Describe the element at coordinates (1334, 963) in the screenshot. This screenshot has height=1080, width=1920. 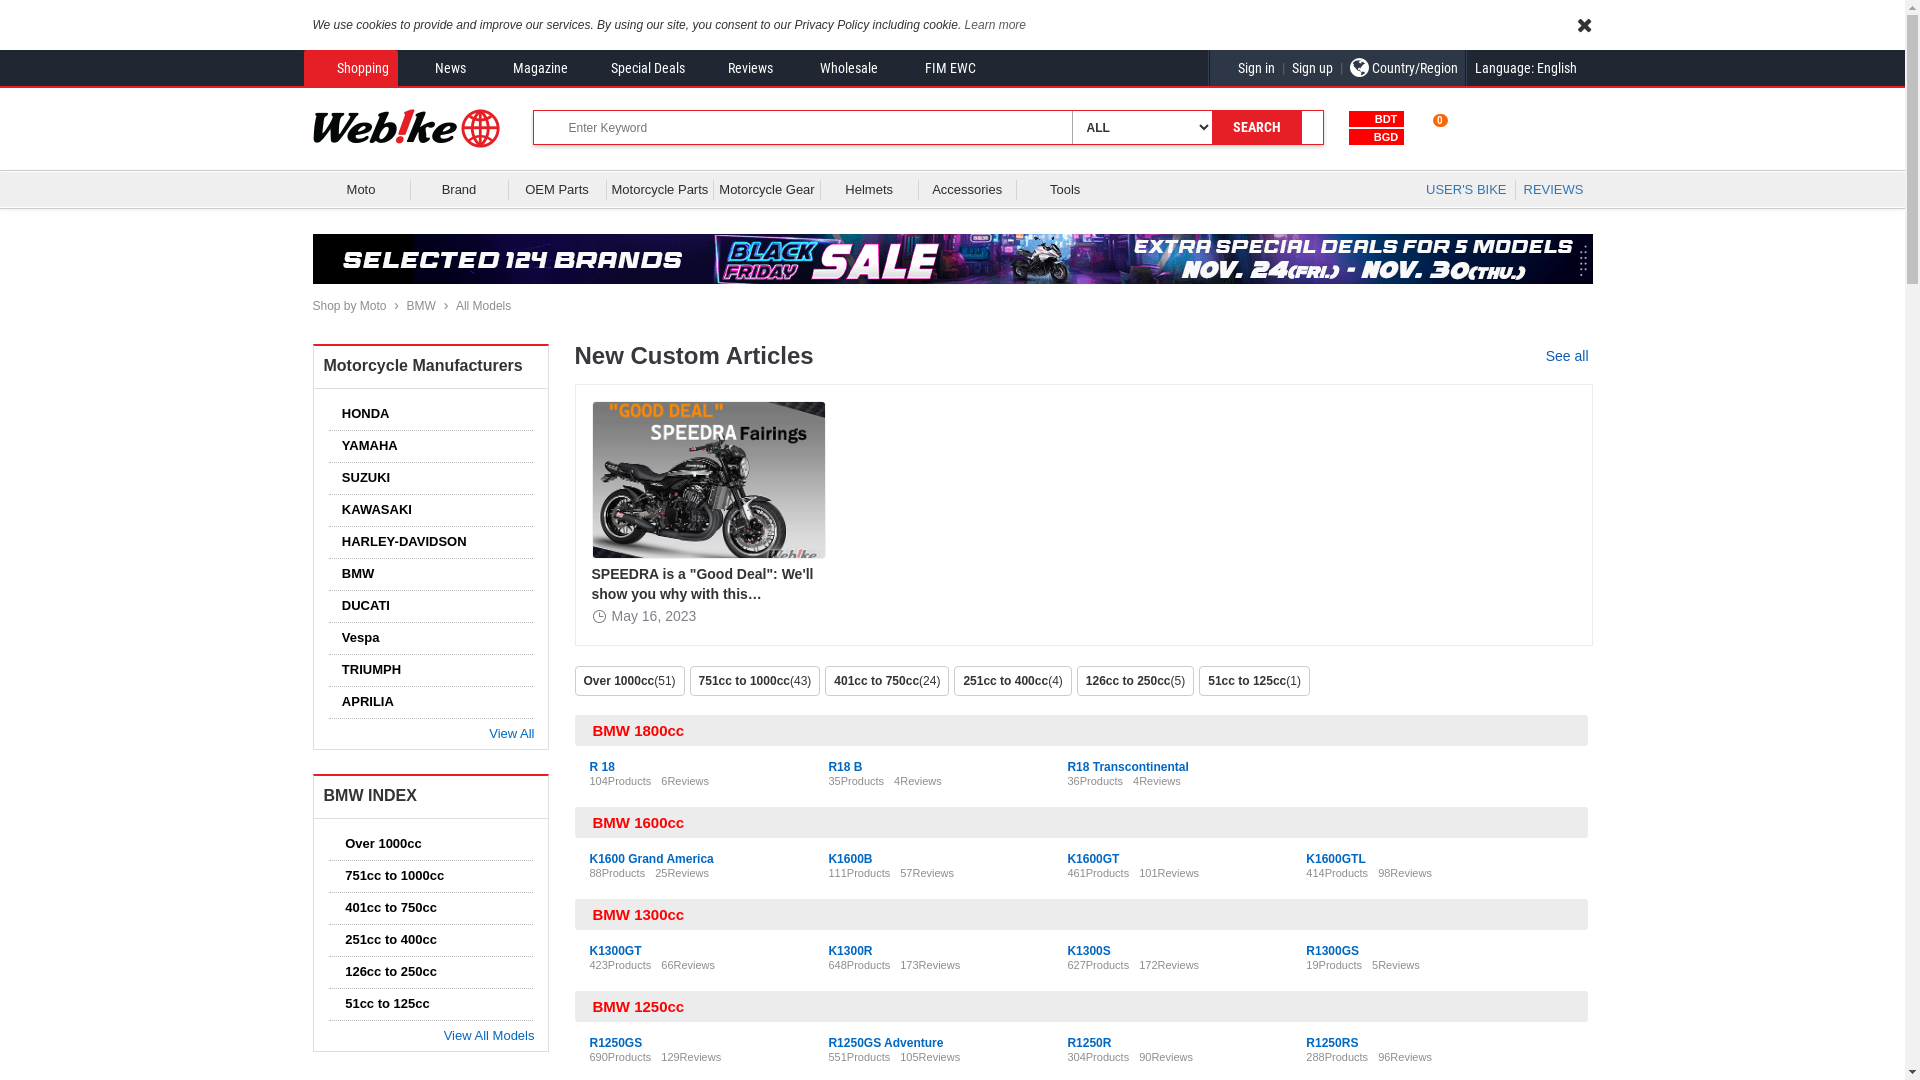
I see `'19Products'` at that location.